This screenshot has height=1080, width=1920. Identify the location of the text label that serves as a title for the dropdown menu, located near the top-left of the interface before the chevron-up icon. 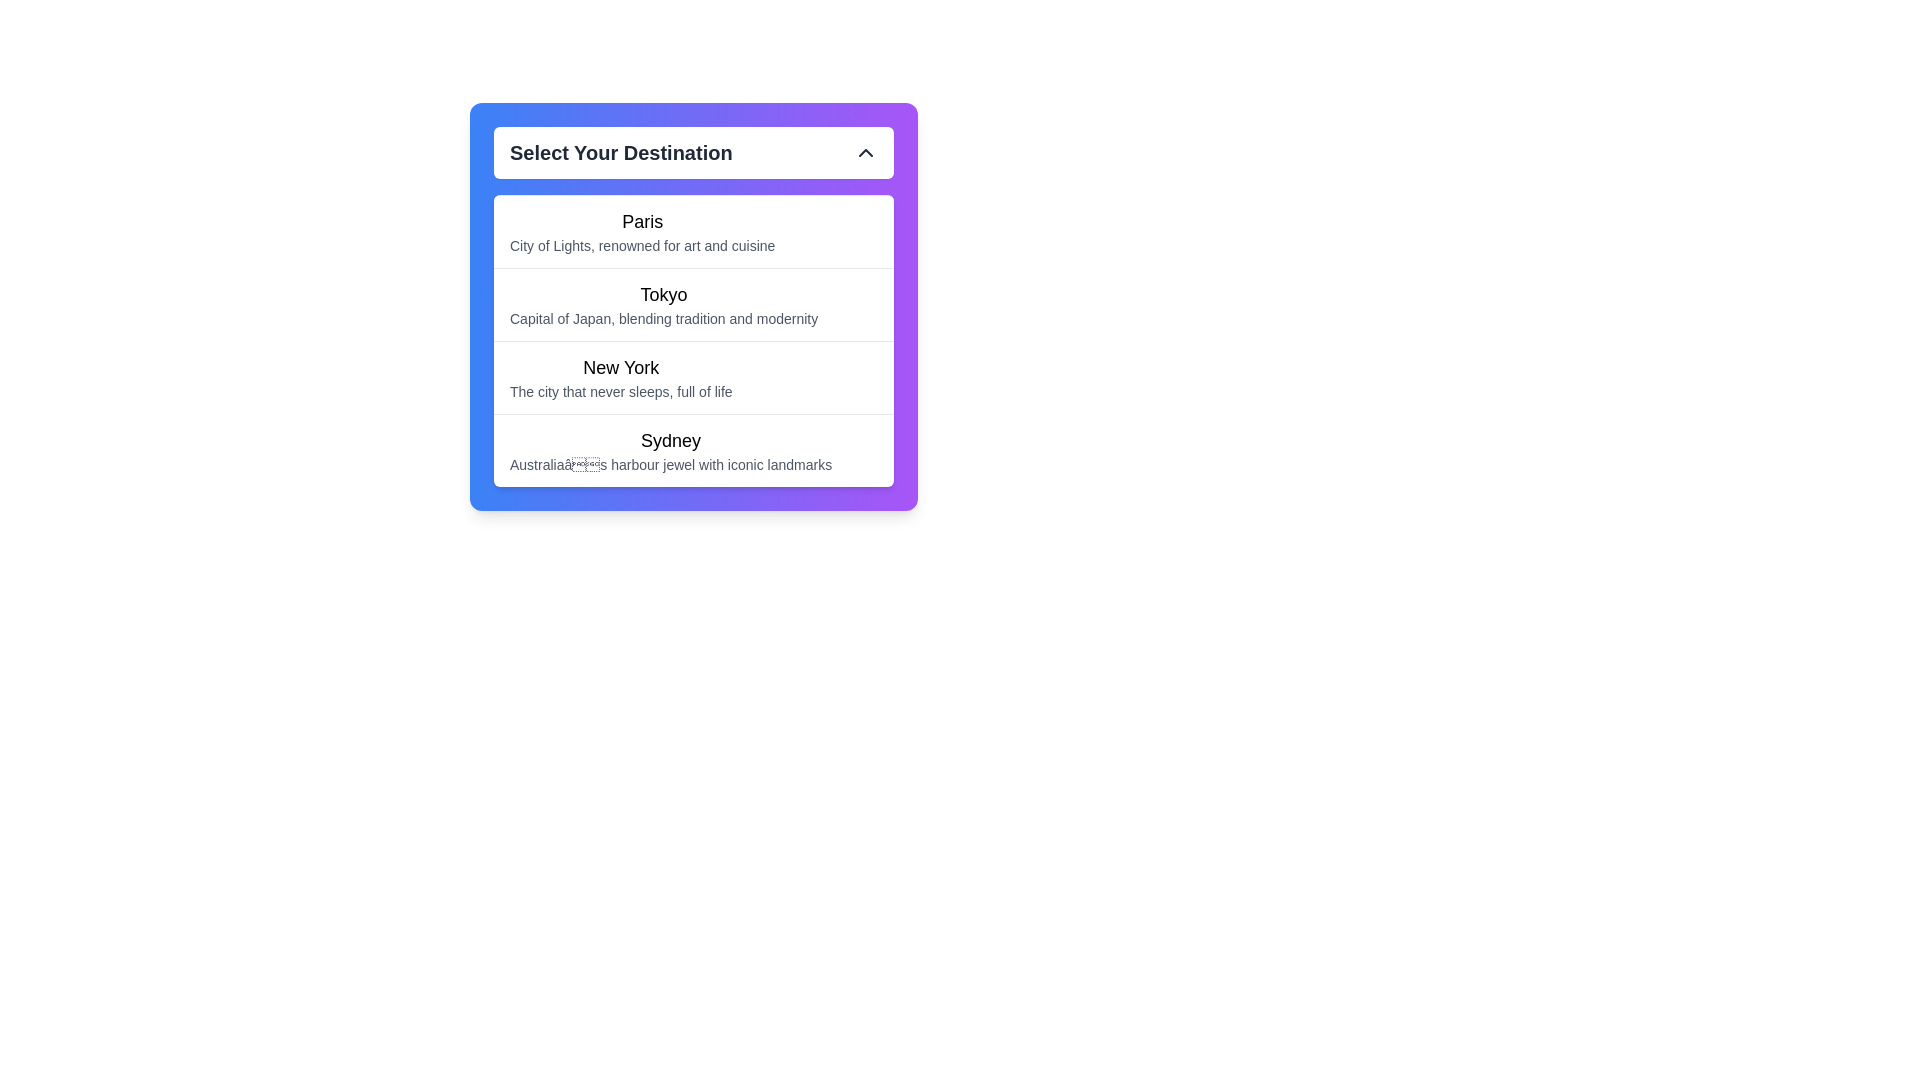
(620, 152).